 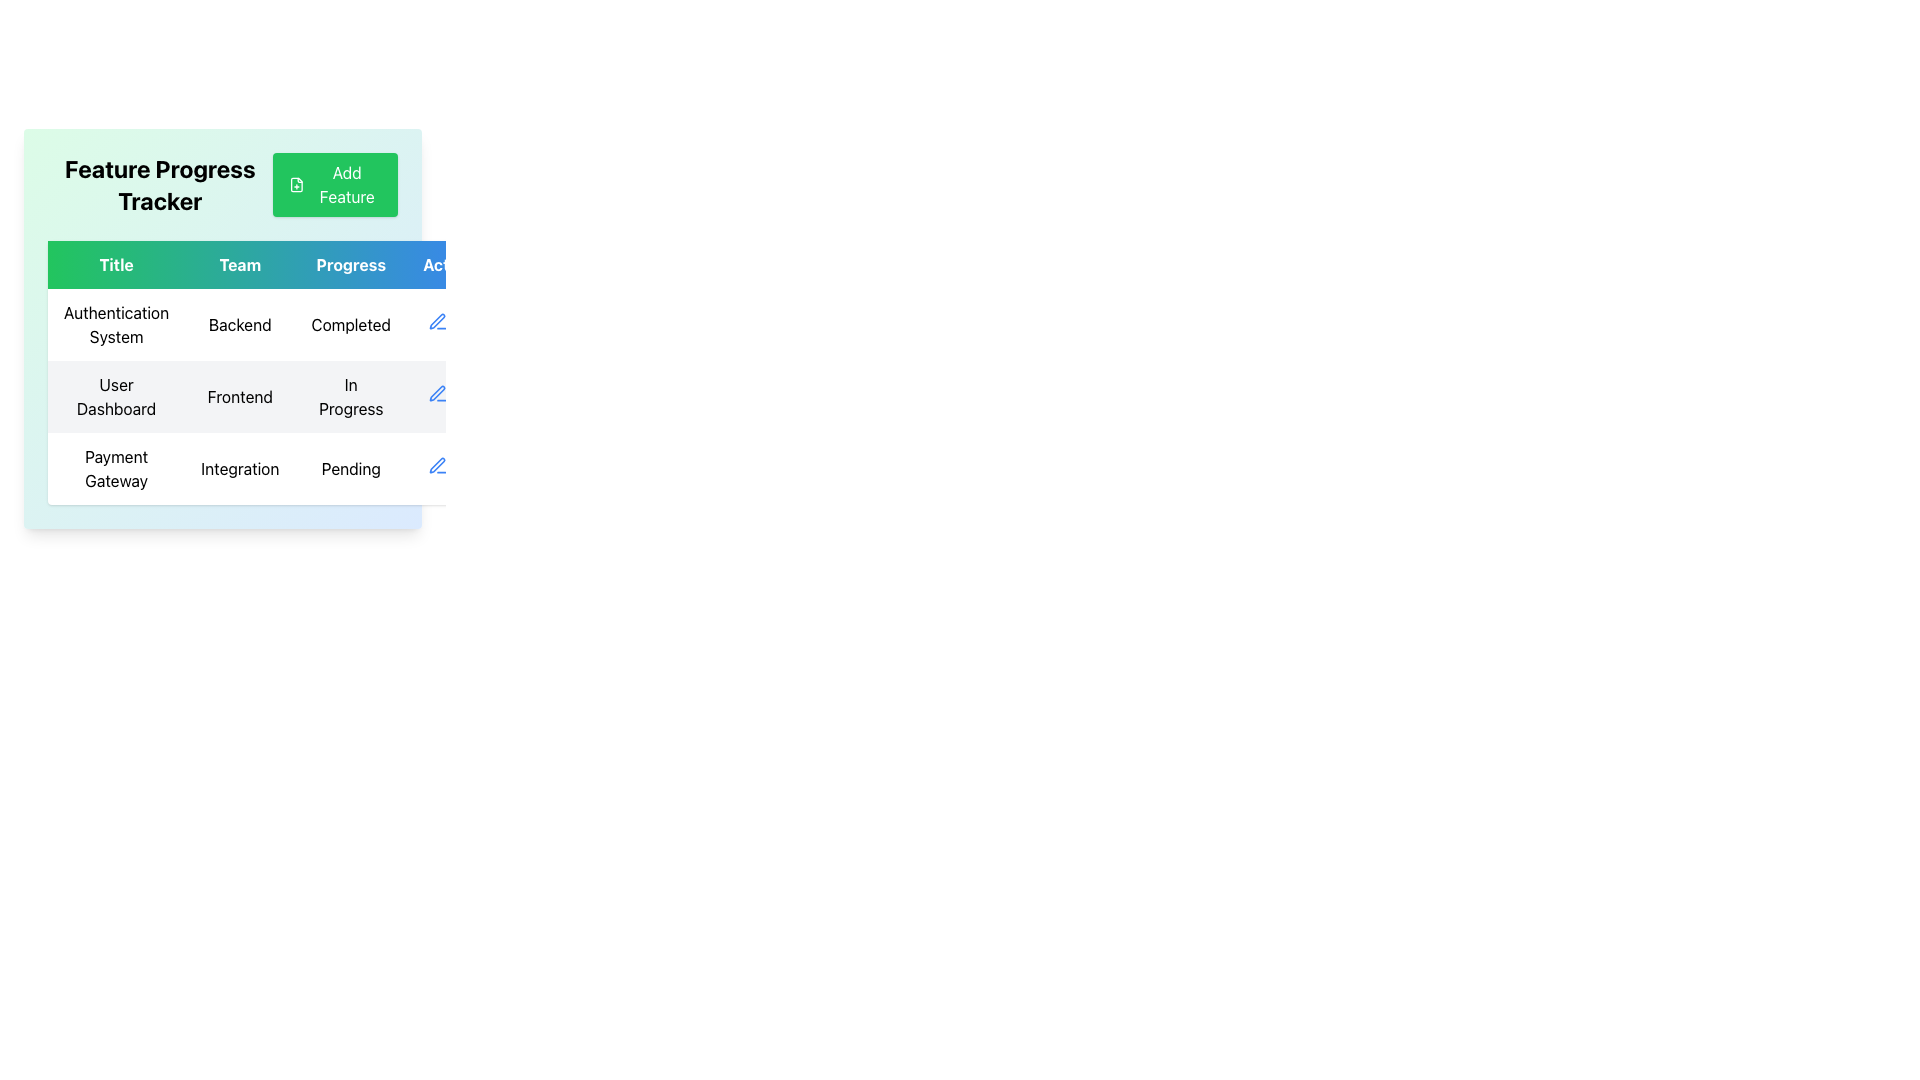 I want to click on text from the Table Cell Text element labeled 'Authentication System', which is located in the first row of the 'Title' column in a structured table layout, so click(x=115, y=323).